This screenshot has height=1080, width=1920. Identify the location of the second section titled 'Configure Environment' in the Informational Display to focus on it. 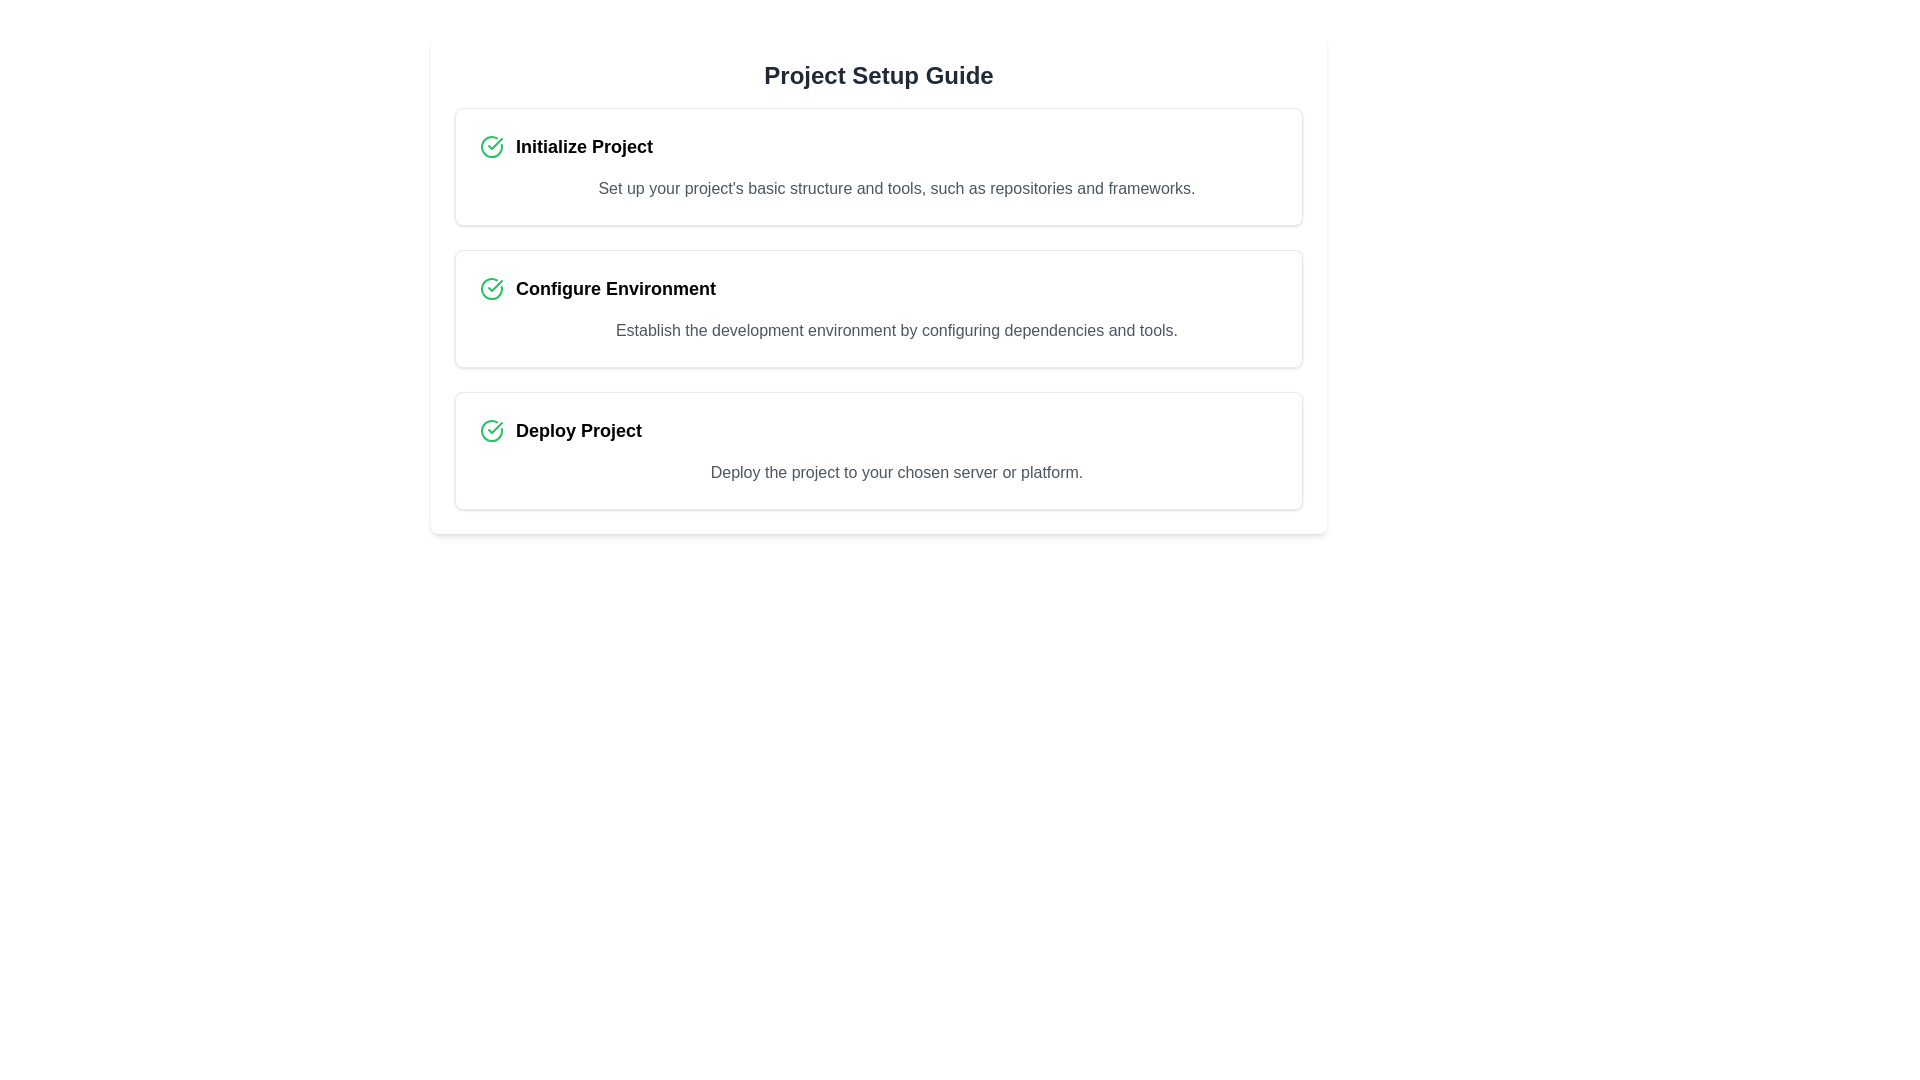
(878, 308).